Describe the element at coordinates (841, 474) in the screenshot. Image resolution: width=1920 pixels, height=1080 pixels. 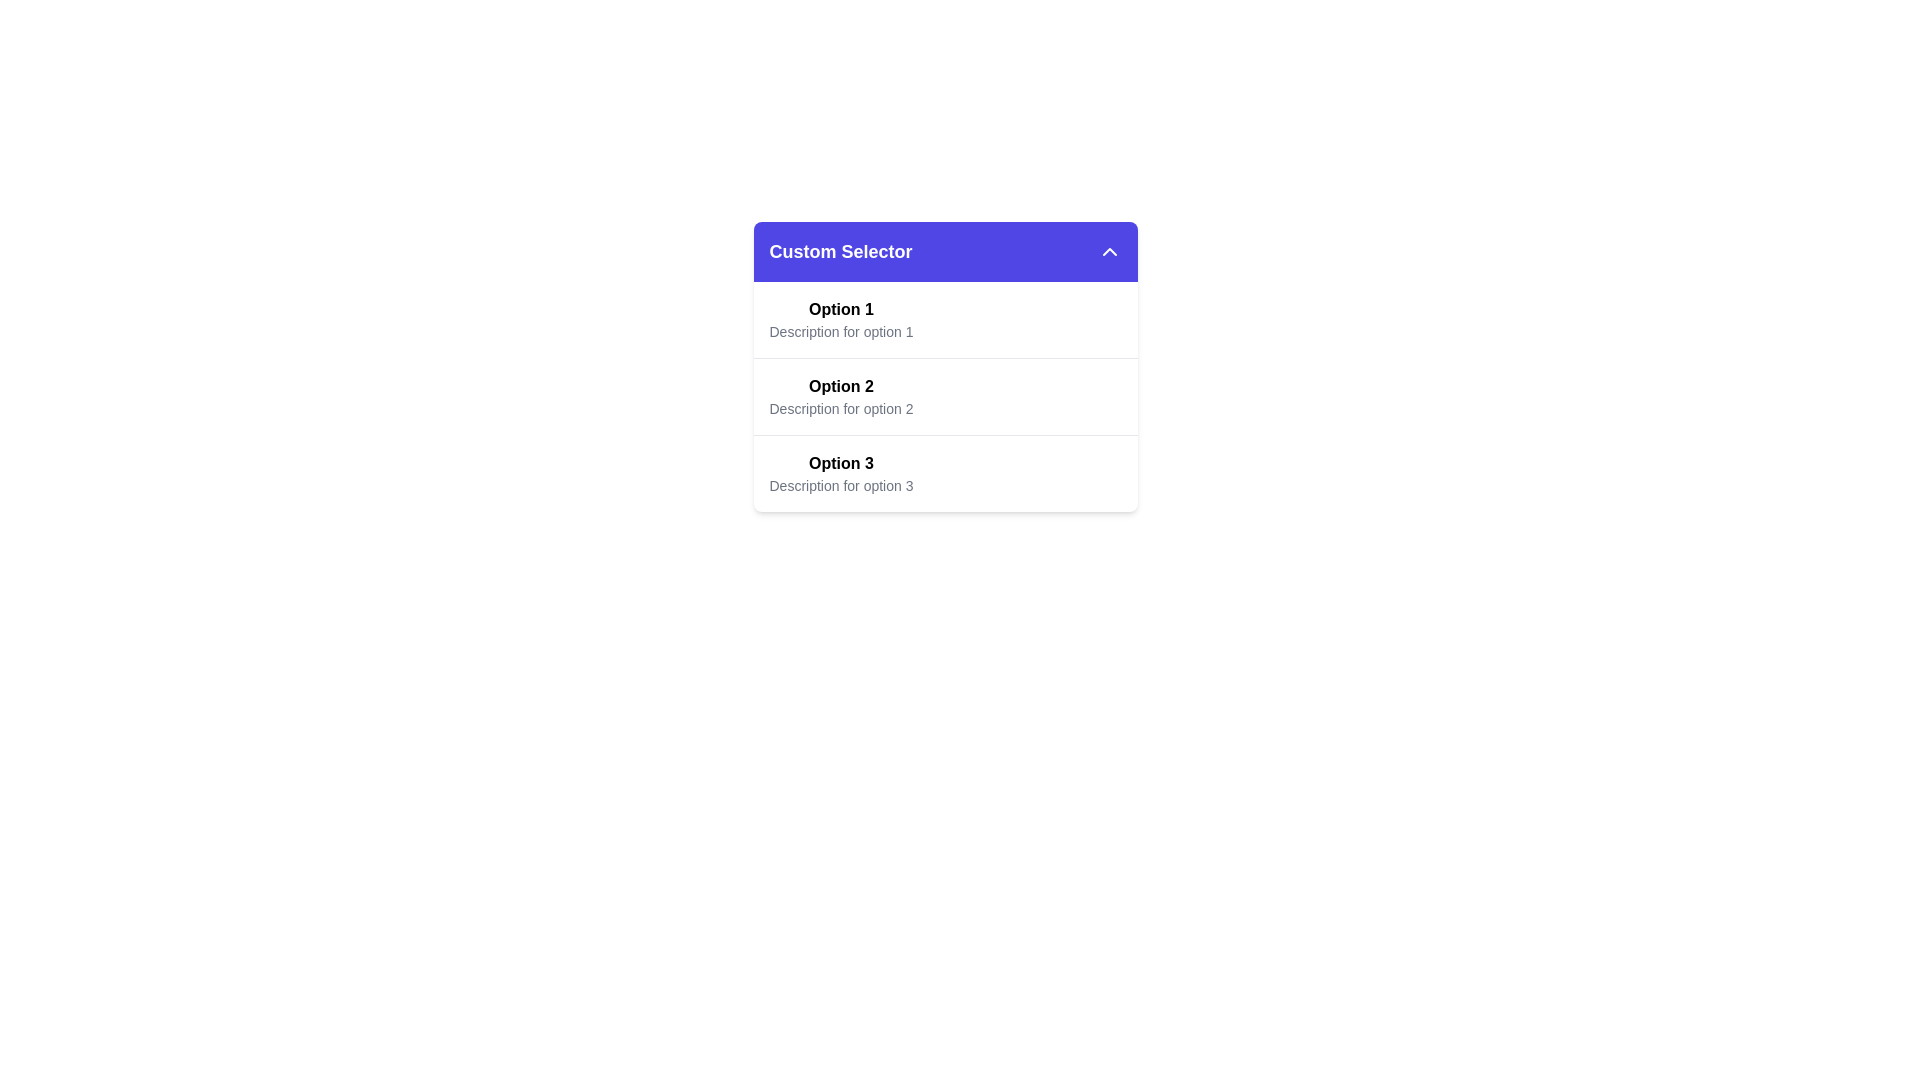
I see `to select 'Option 3' from the dropdown menu 'Custom Selector', which is the third item in the list and has a bold title above a lighter description` at that location.